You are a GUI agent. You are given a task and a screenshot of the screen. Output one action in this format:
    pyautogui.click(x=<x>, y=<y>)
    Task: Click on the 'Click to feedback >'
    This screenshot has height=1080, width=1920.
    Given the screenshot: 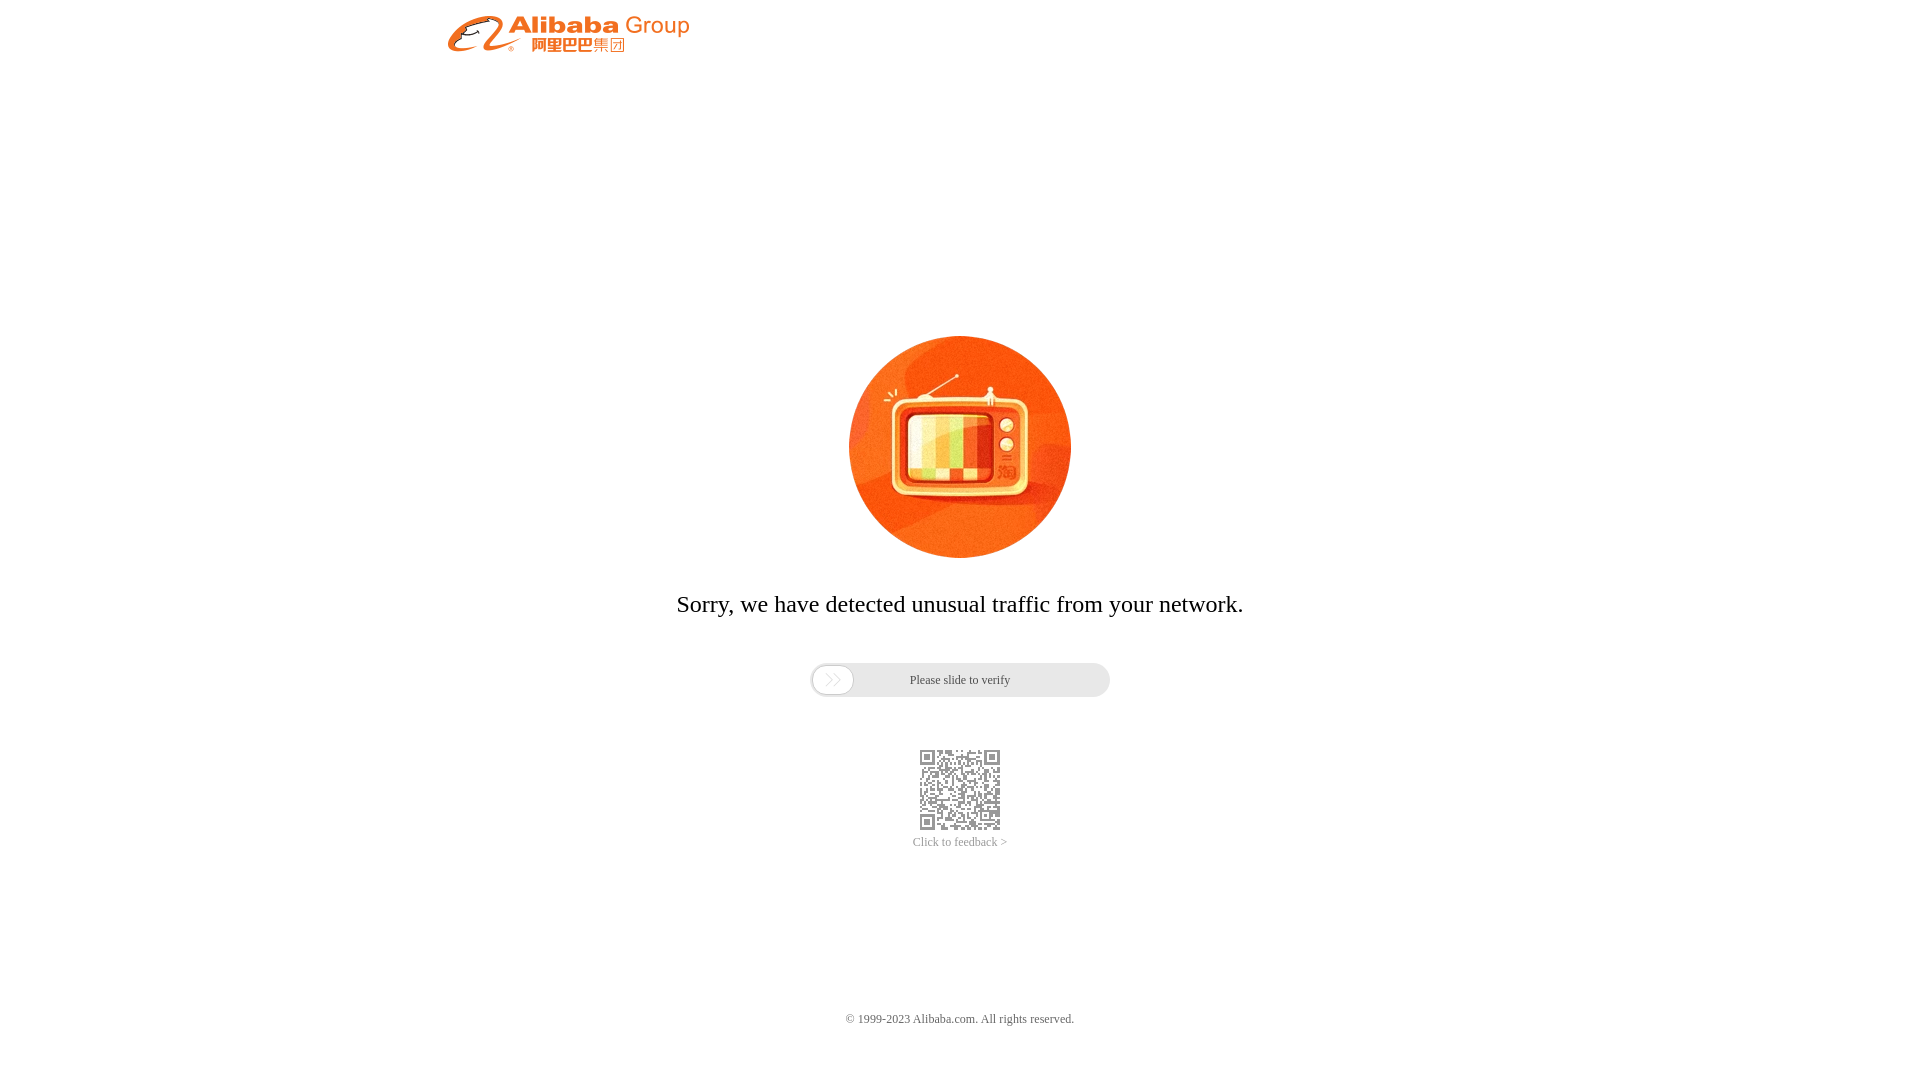 What is the action you would take?
    pyautogui.click(x=960, y=842)
    